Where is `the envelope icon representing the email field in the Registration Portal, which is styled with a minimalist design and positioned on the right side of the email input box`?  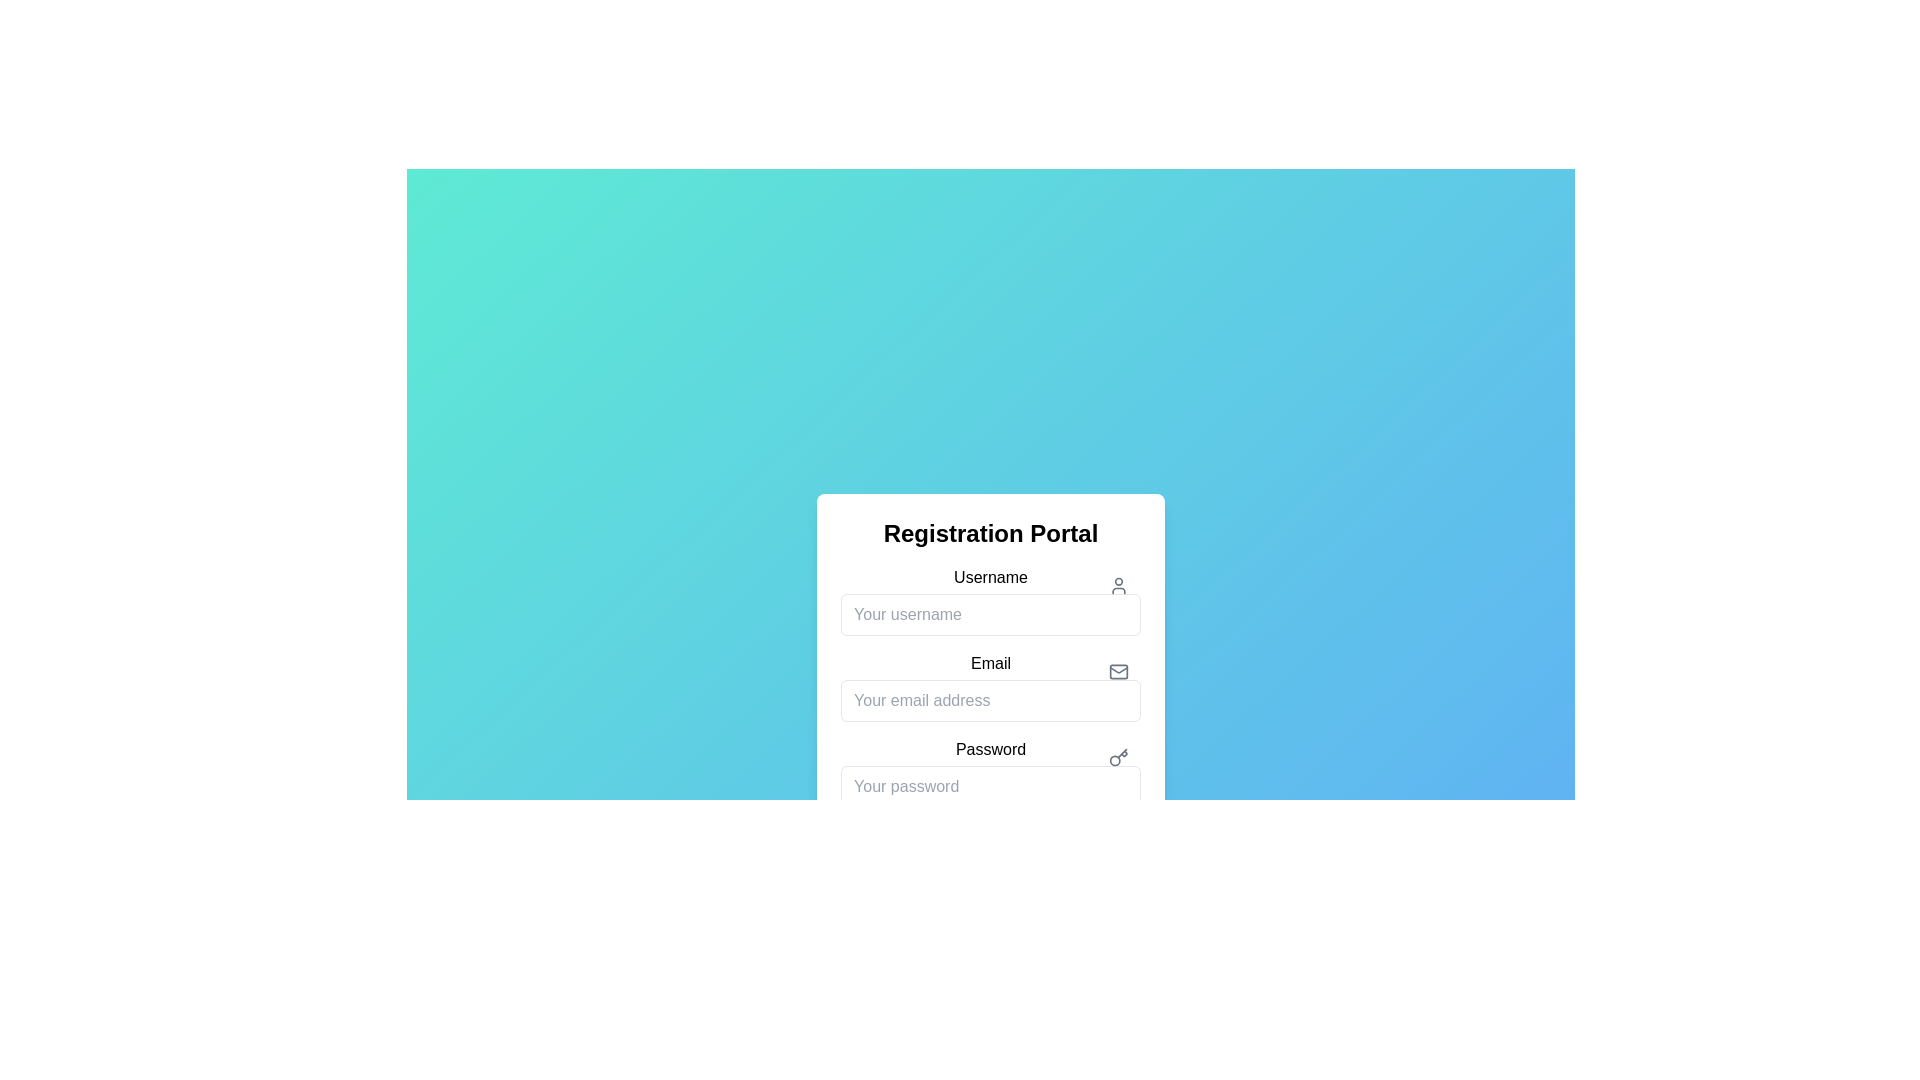
the envelope icon representing the email field in the Registration Portal, which is styled with a minimalist design and positioned on the right side of the email input box is located at coordinates (1117, 670).